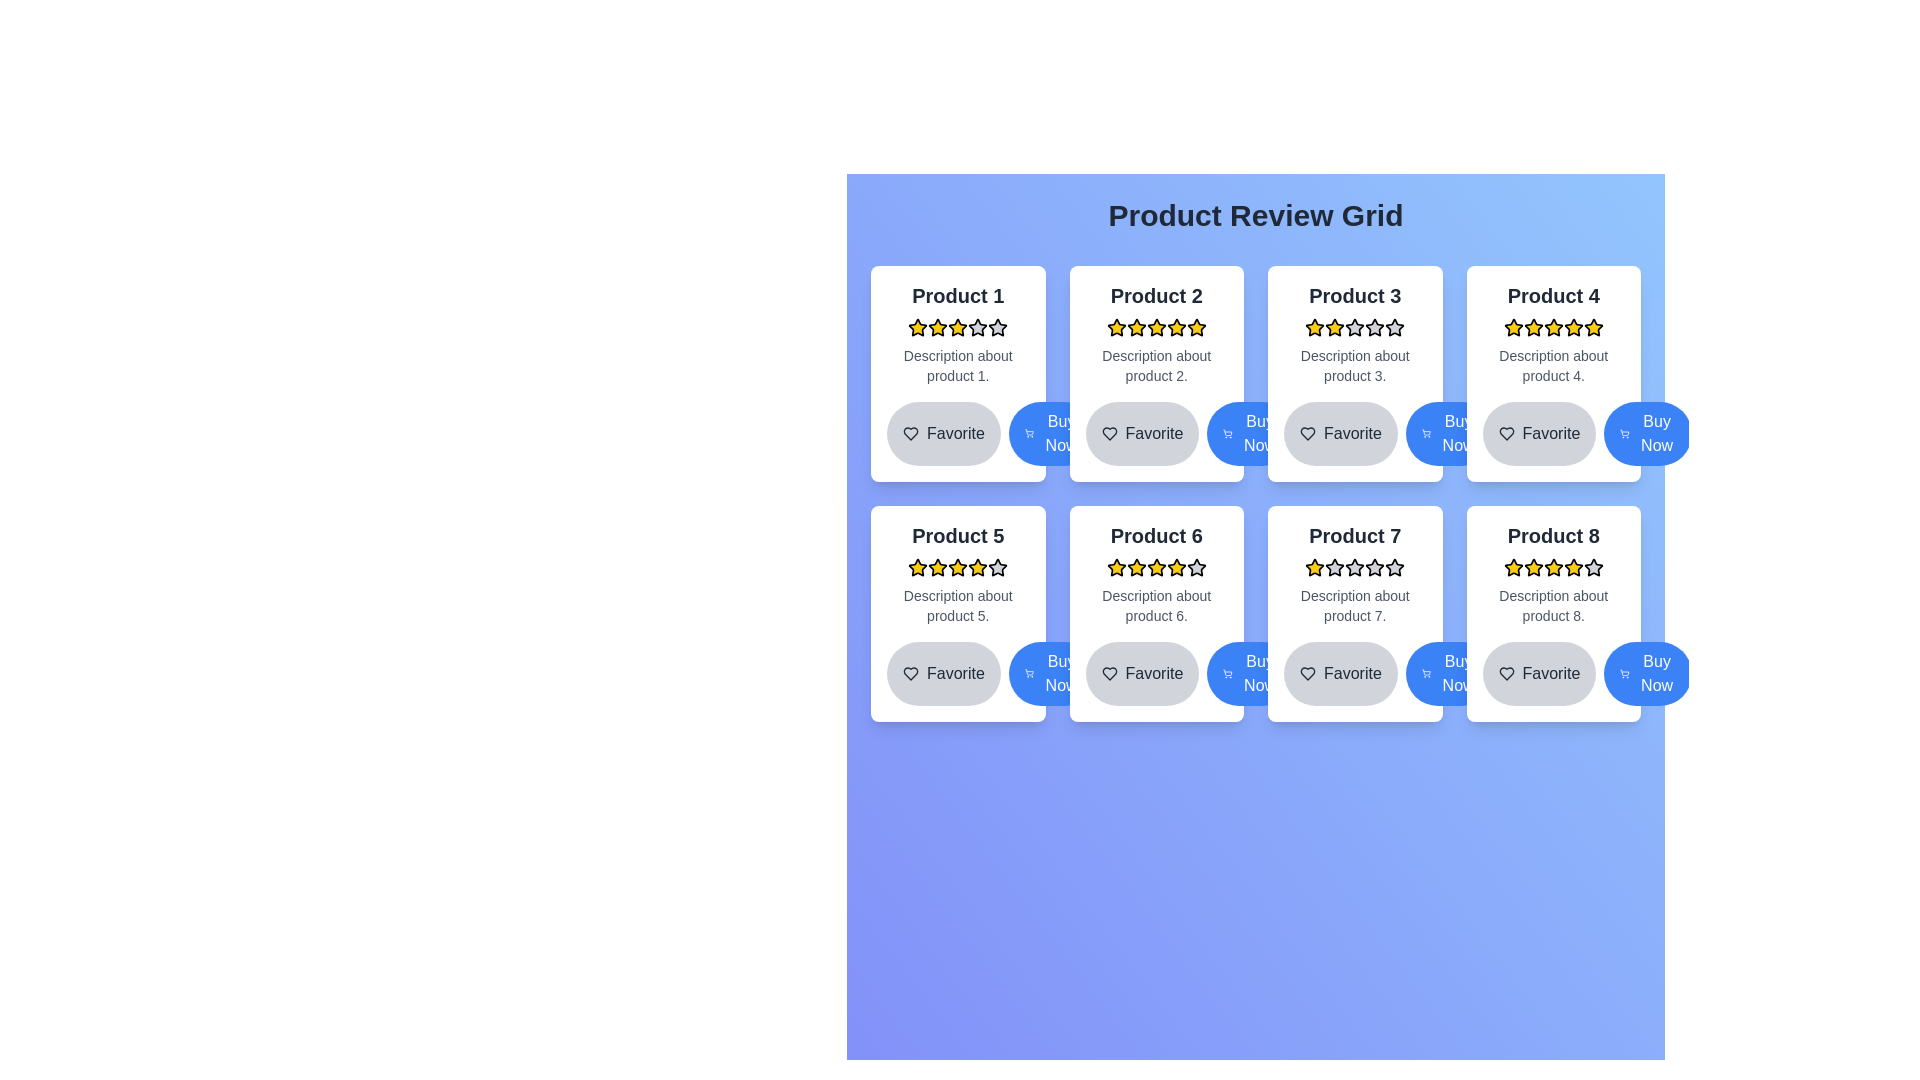 This screenshot has height=1080, width=1920. Describe the element at coordinates (1355, 326) in the screenshot. I see `the fourth star-shaped icon with a hollow center and gray outline in the user rating system for 'Product 3'` at that location.